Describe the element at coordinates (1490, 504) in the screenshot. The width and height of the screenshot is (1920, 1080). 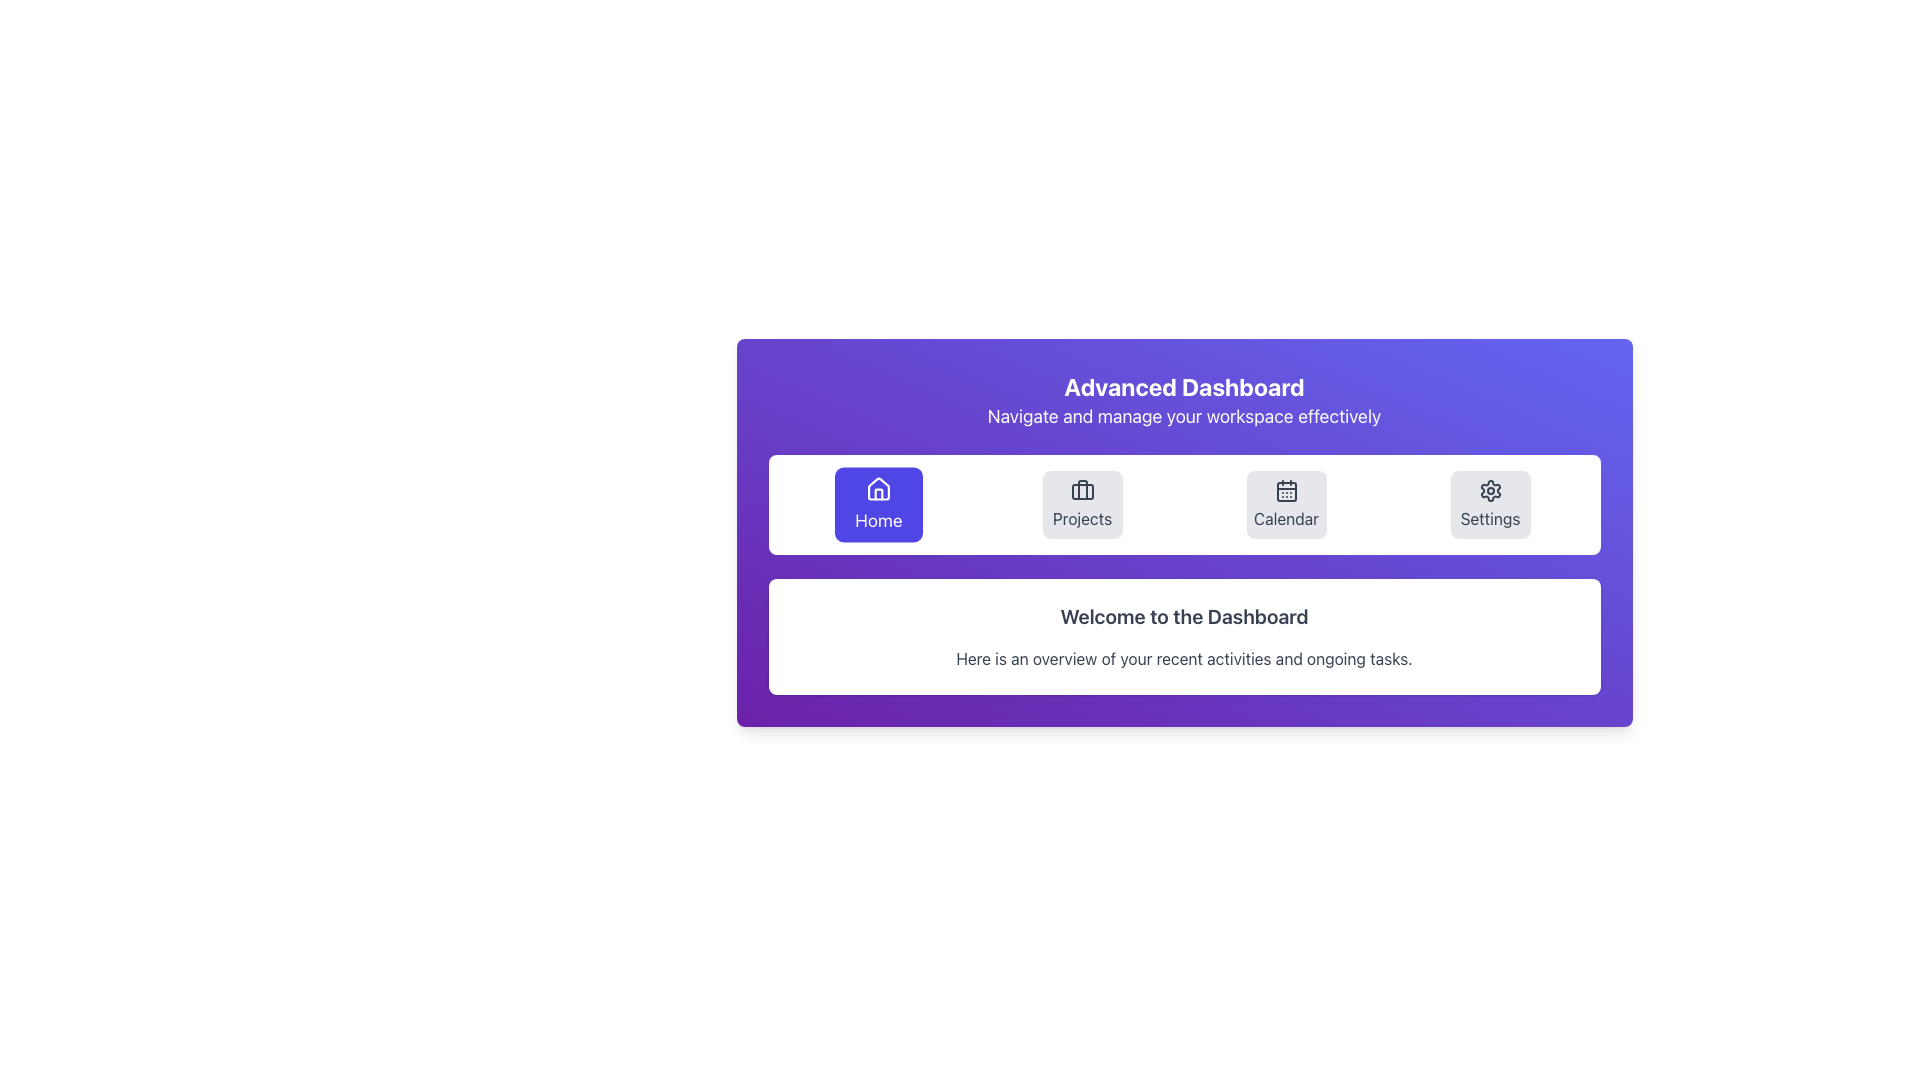
I see `the 'Settings' button located in the navigation bar at the bottom of the interface` at that location.